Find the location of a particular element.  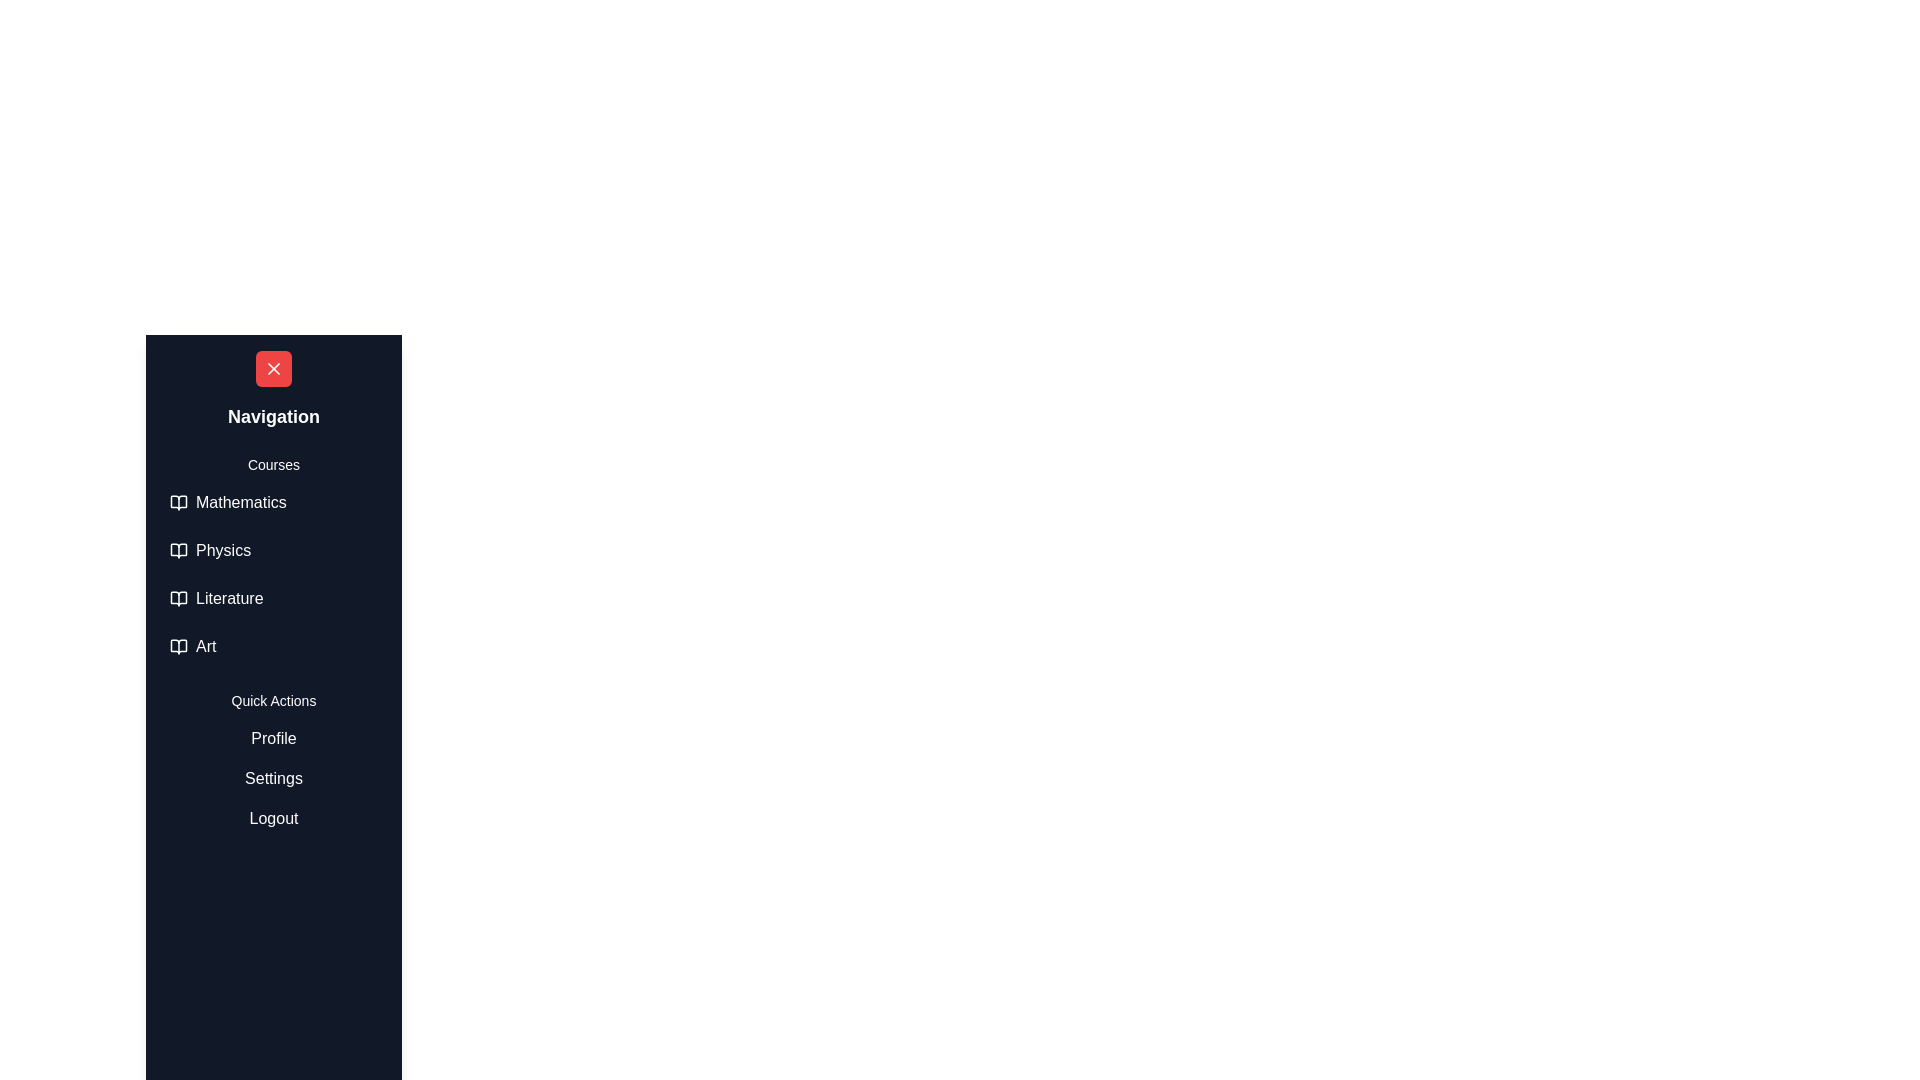

the SVG icon for the 'Physics' navigation link located in the 'Courses' section, which is the second icon in the menu is located at coordinates (178, 551).